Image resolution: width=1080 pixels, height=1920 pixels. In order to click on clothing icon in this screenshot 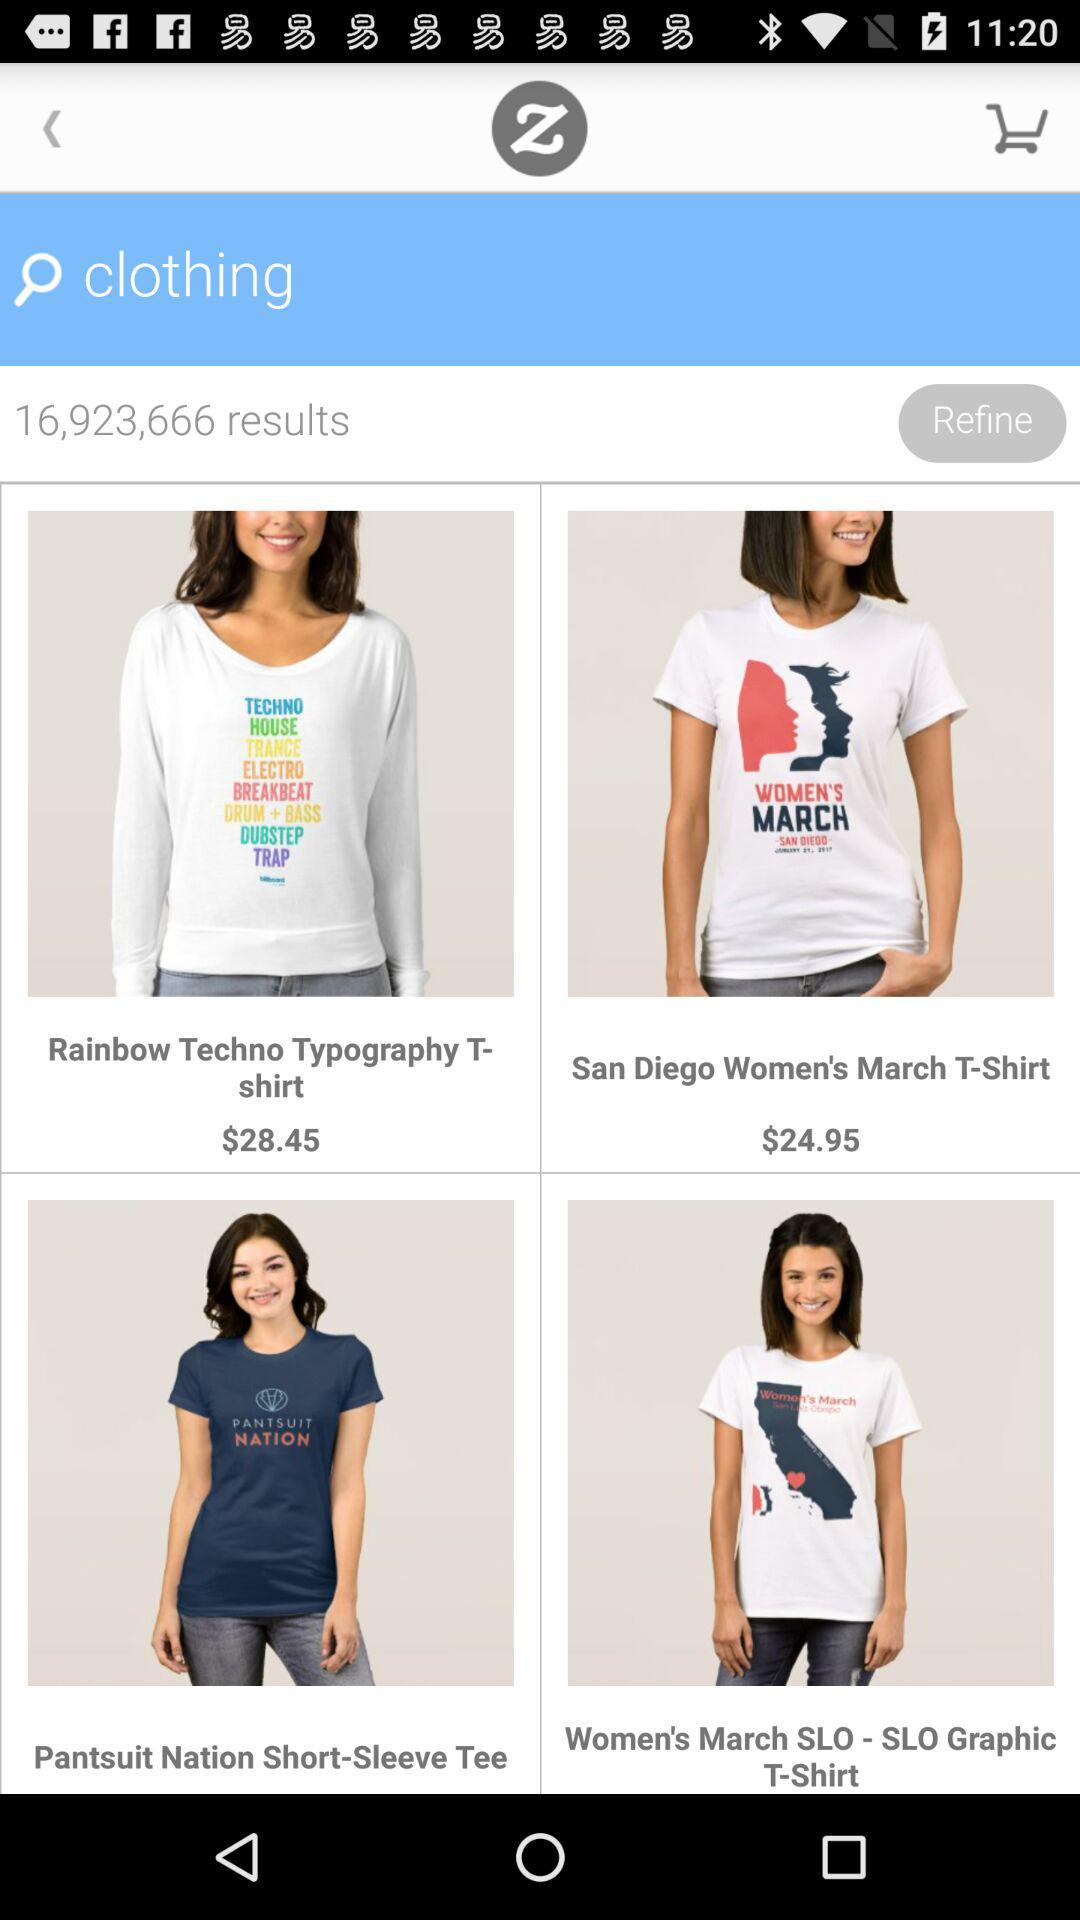, I will do `click(540, 279)`.